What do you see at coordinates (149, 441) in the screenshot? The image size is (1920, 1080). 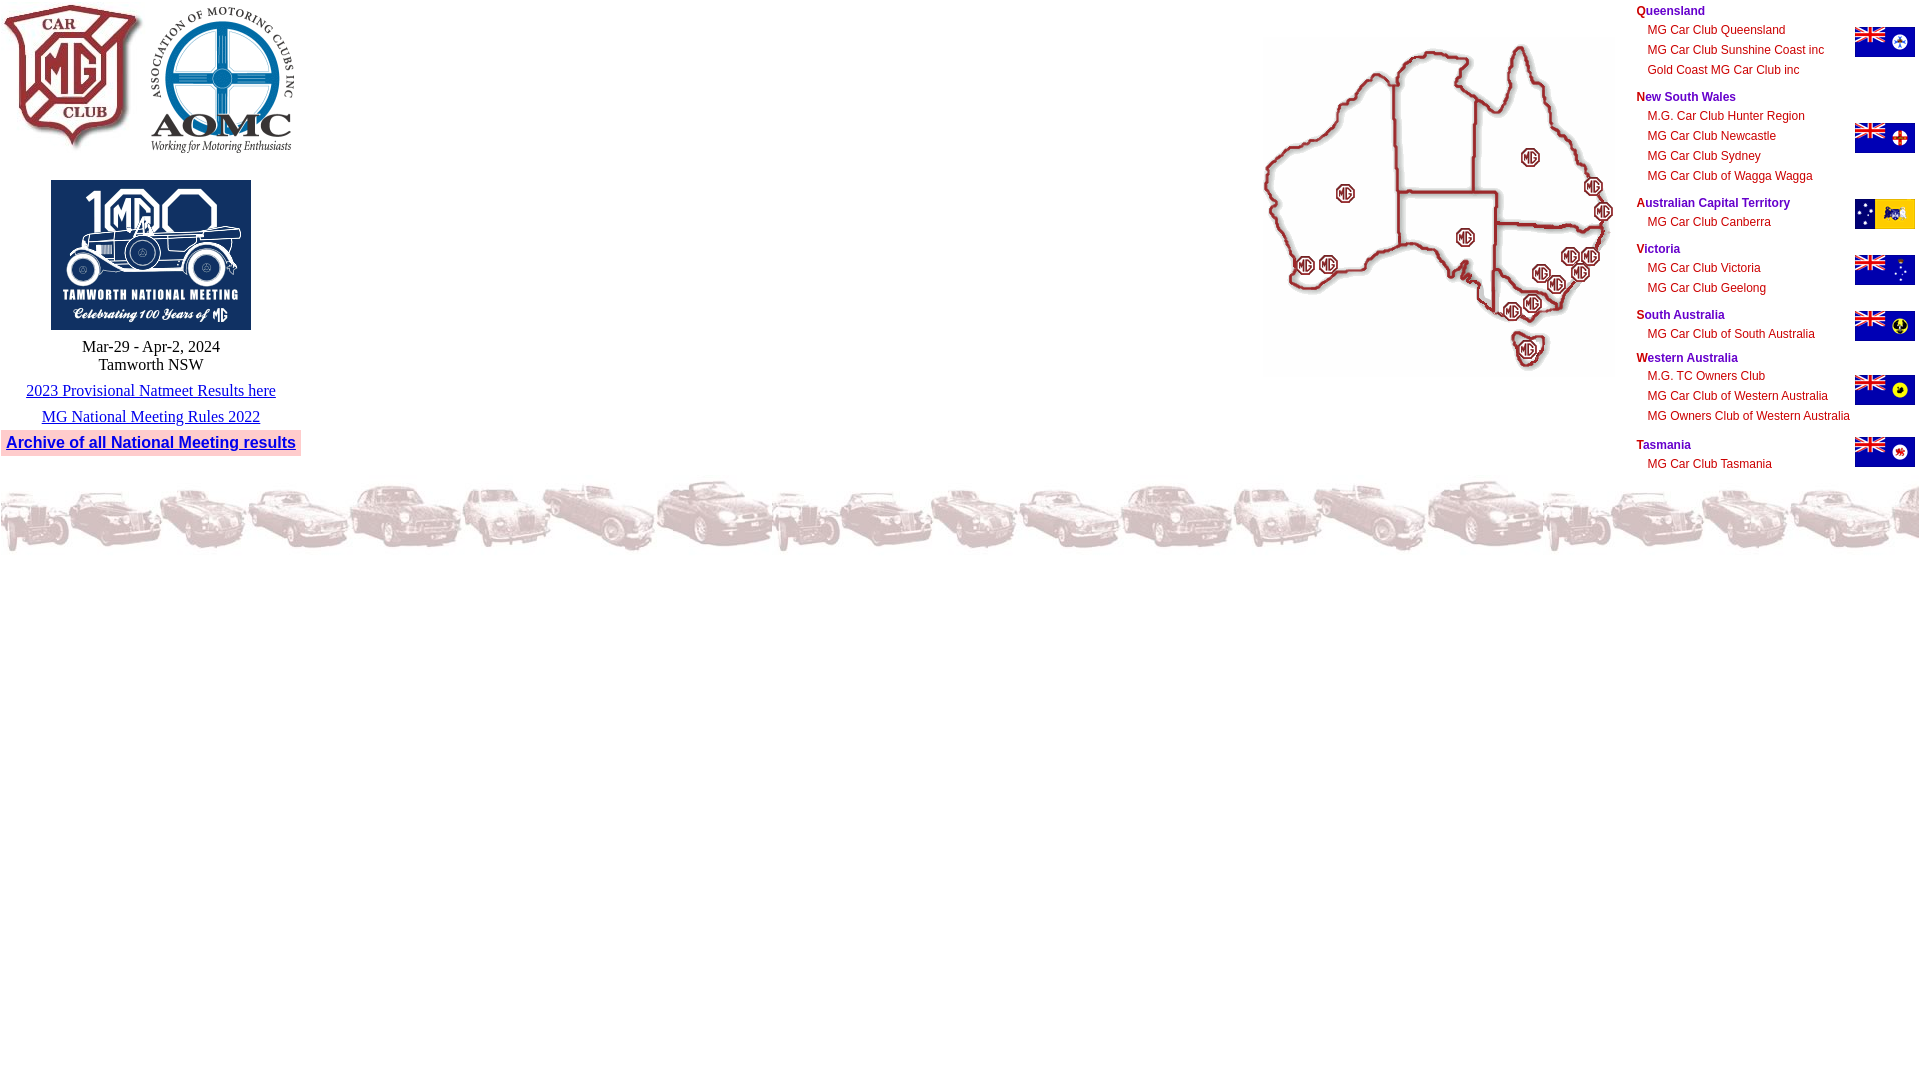 I see `'Archive of all National Meeting results'` at bounding box center [149, 441].